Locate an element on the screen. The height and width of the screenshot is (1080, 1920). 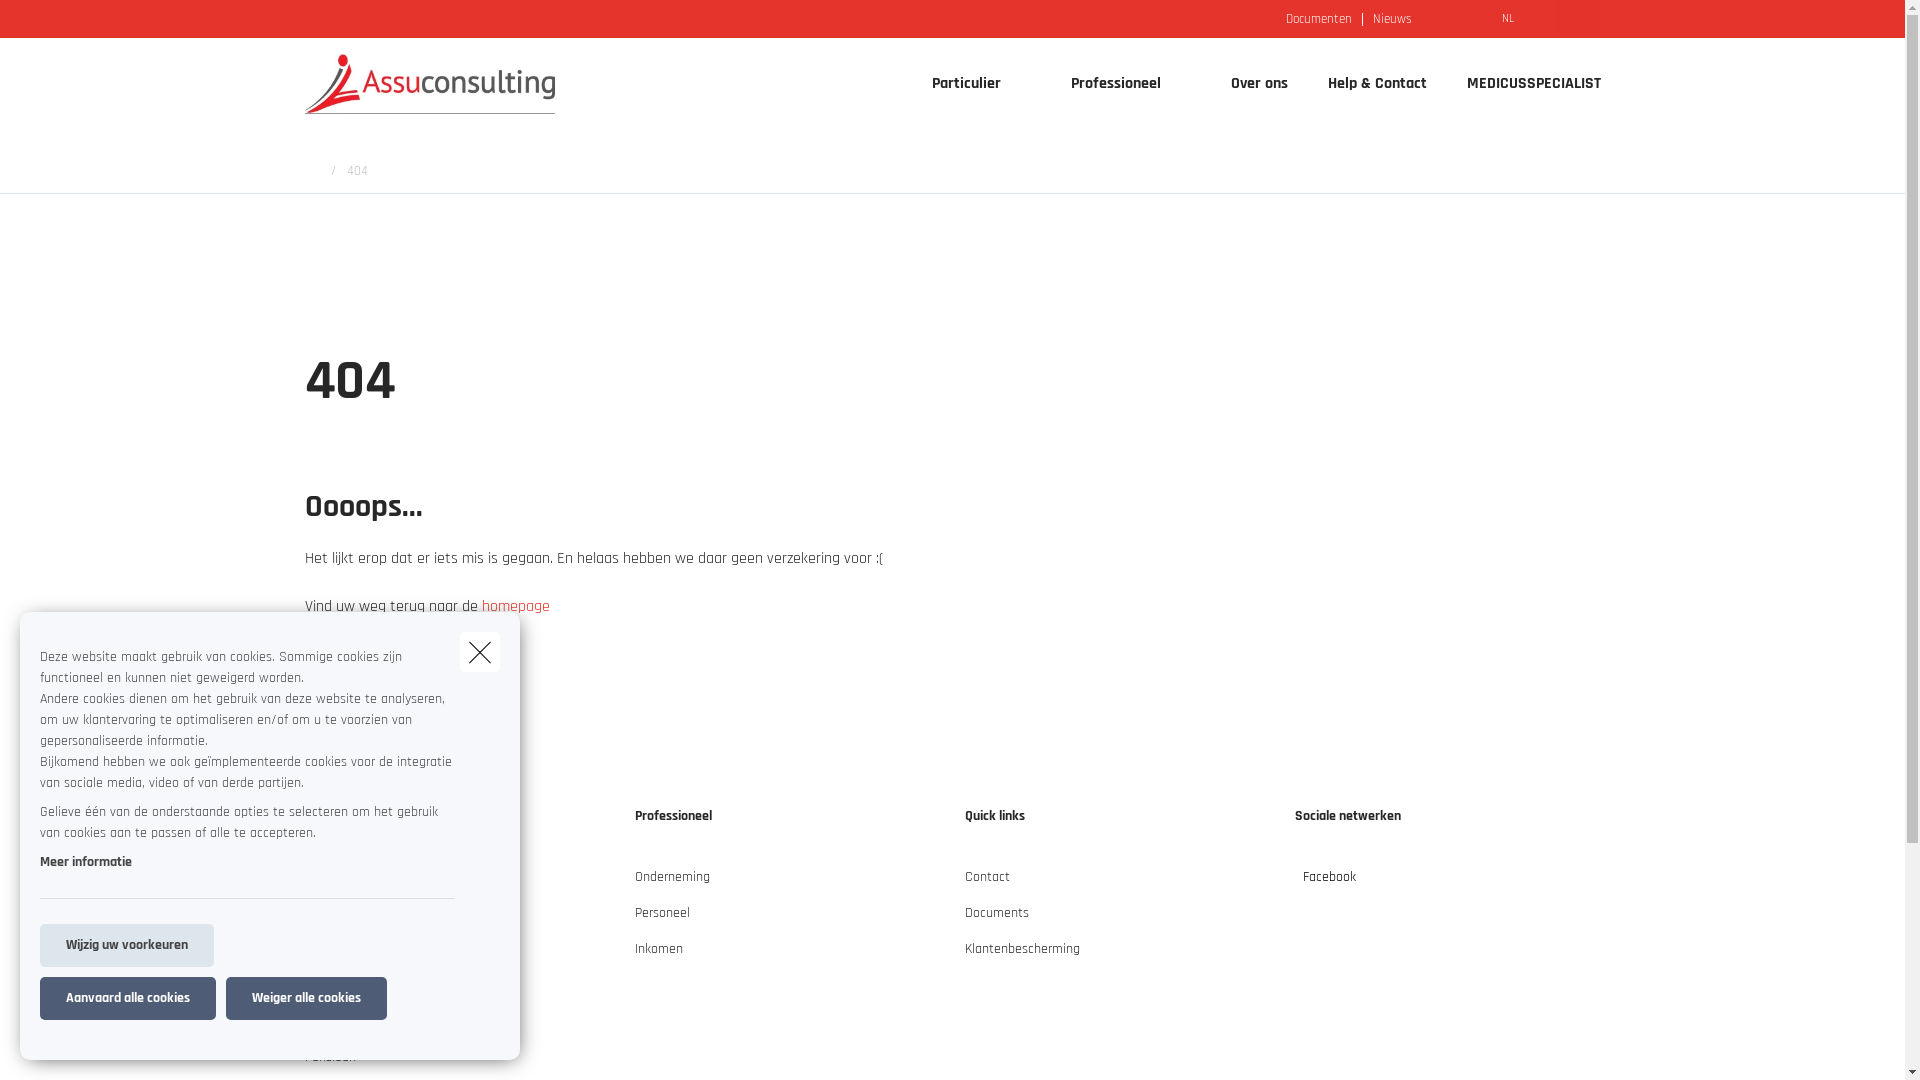
'Onderneming' is located at coordinates (632, 883).